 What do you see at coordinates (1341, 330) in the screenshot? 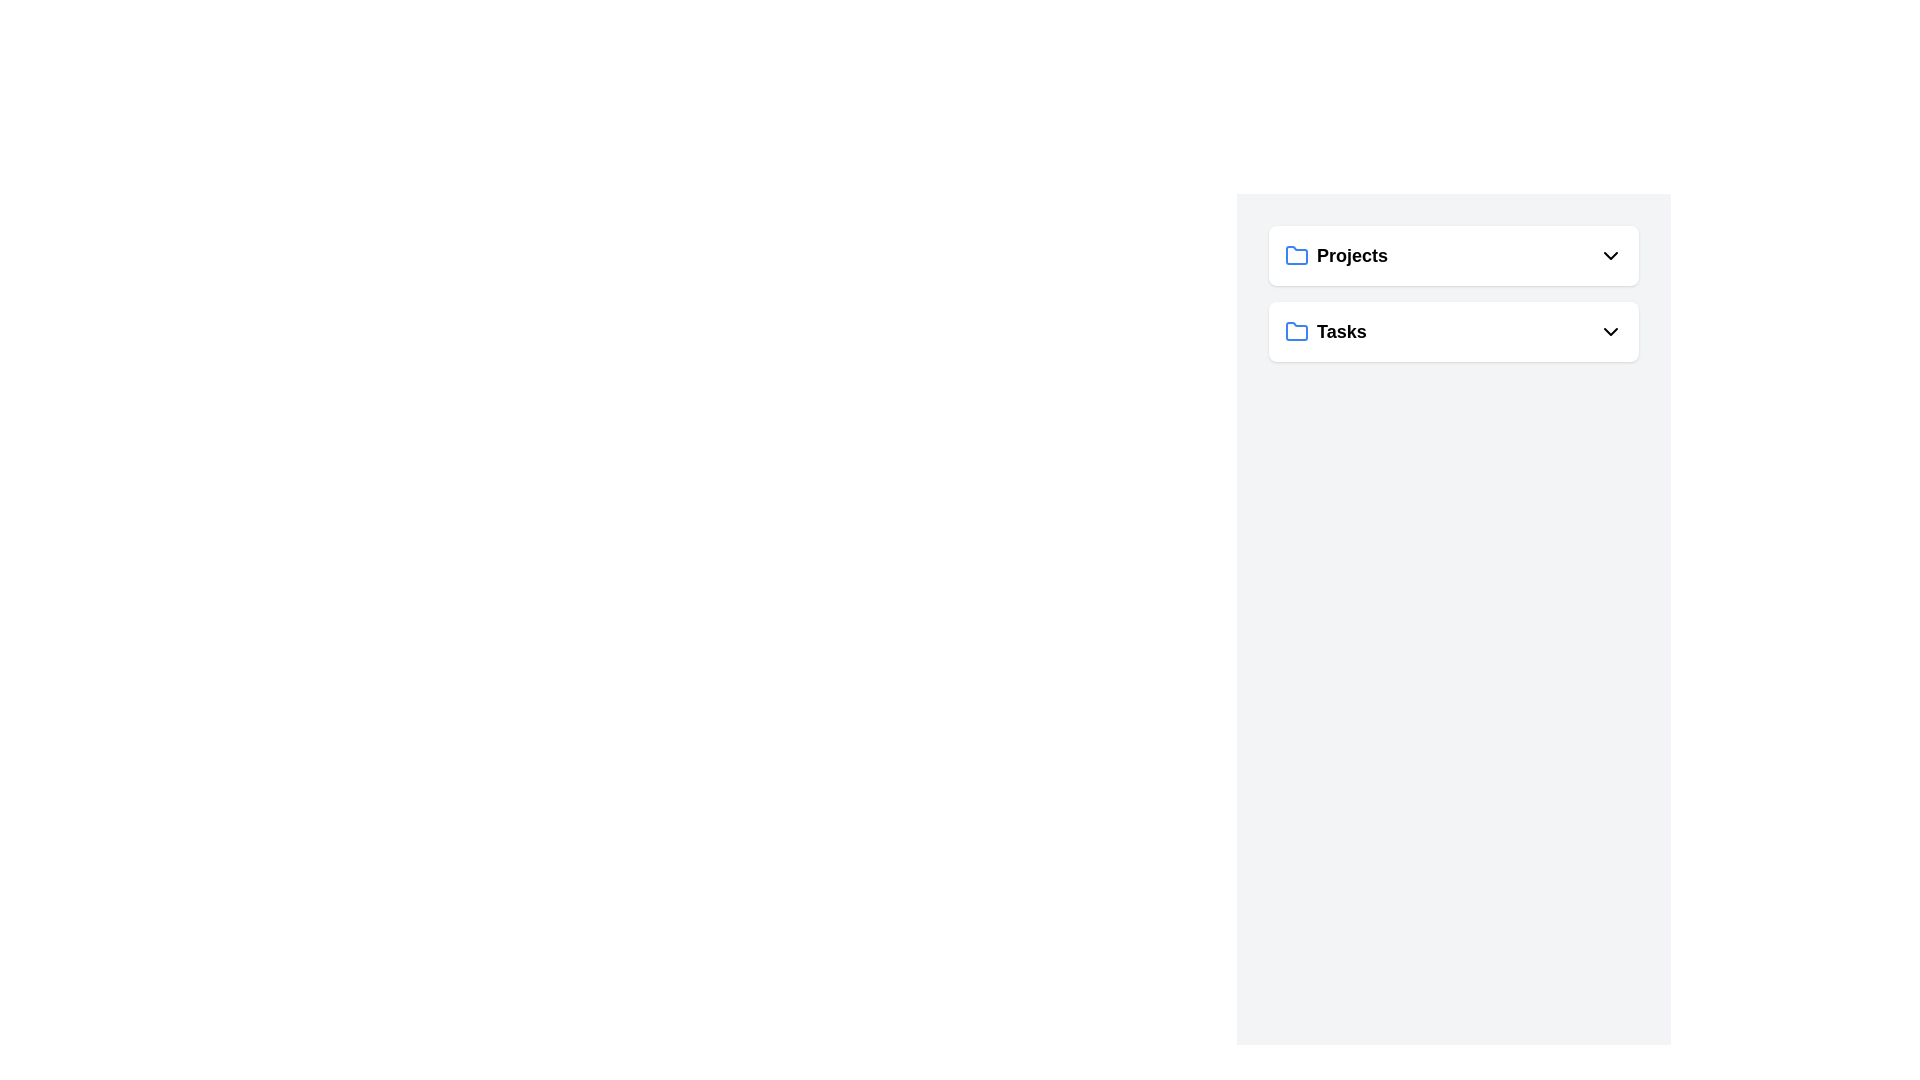
I see `the 'Tasks' text label, which is styled with a bold font and is positioned to the right of a blue folder icon, indicating it serves as a heading within a vertical list` at bounding box center [1341, 330].